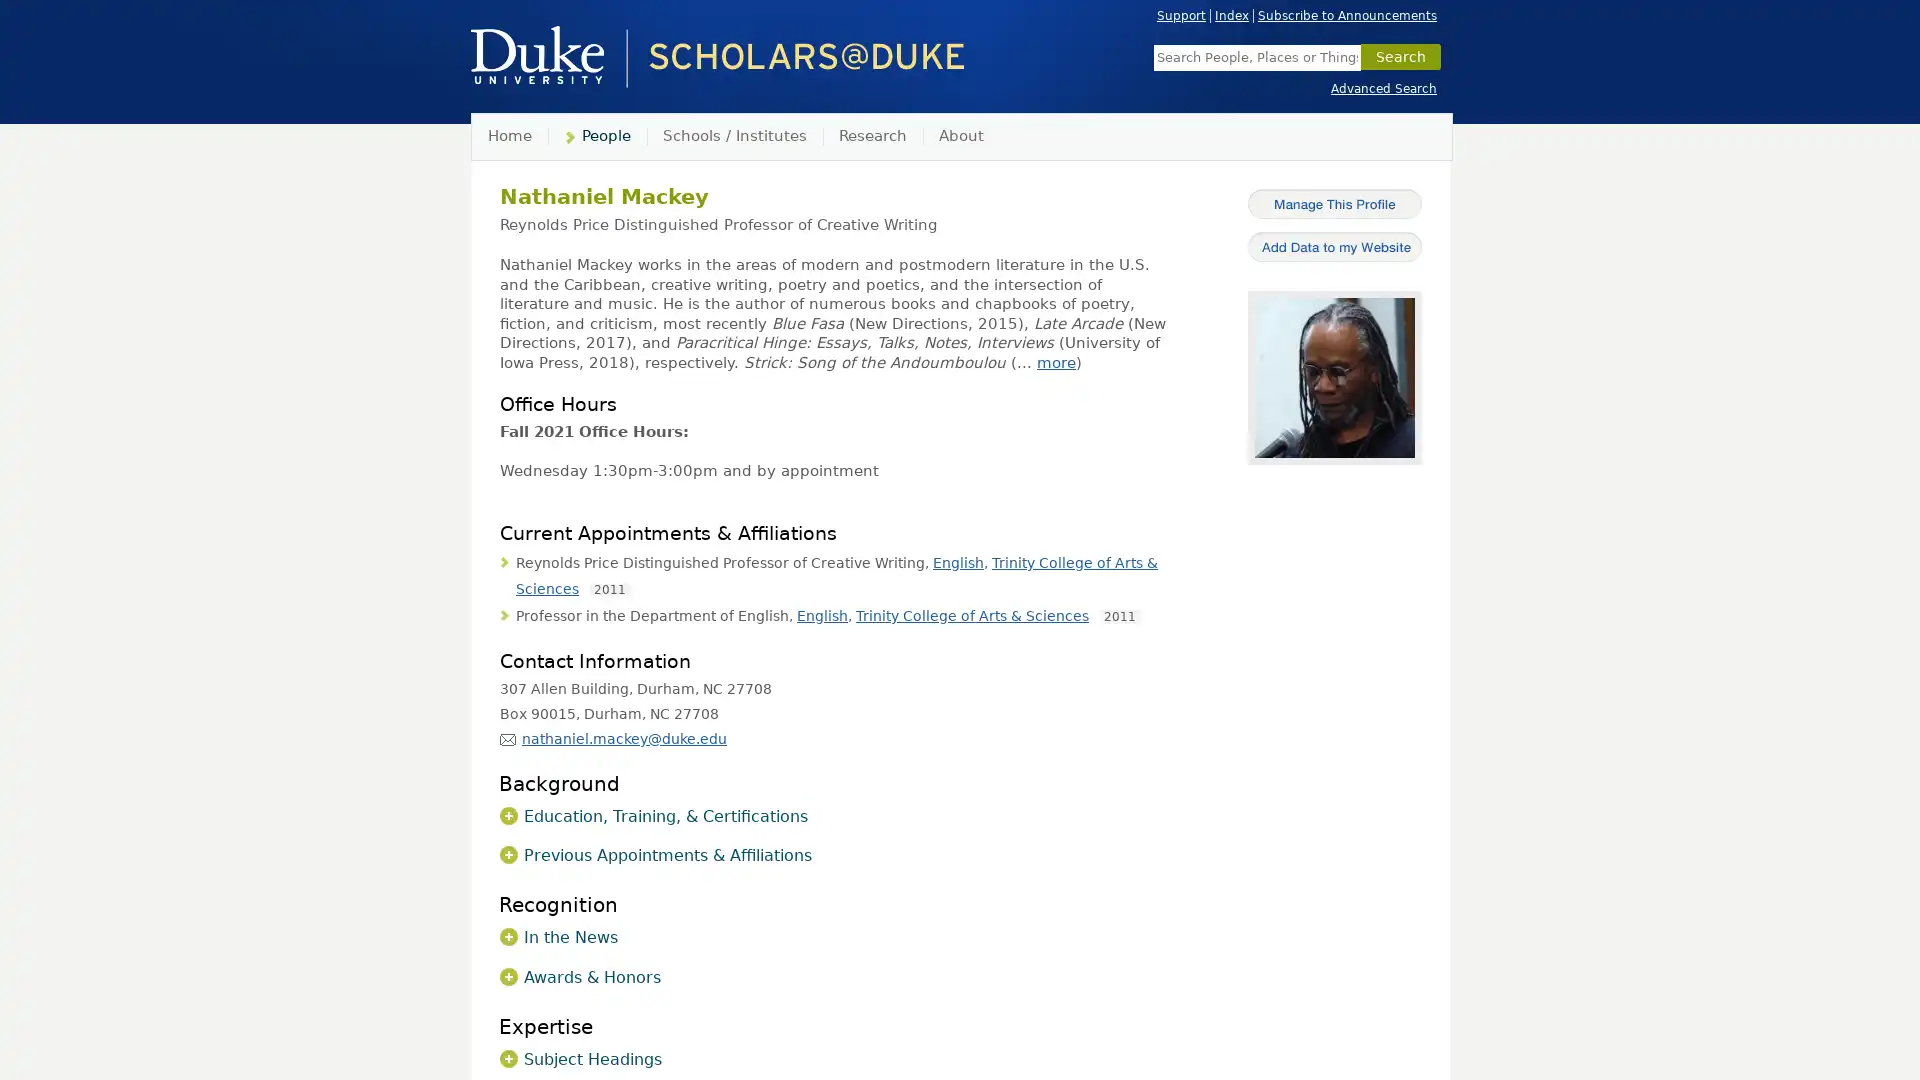 The height and width of the screenshot is (1080, 1920). I want to click on Search, so click(1399, 56).